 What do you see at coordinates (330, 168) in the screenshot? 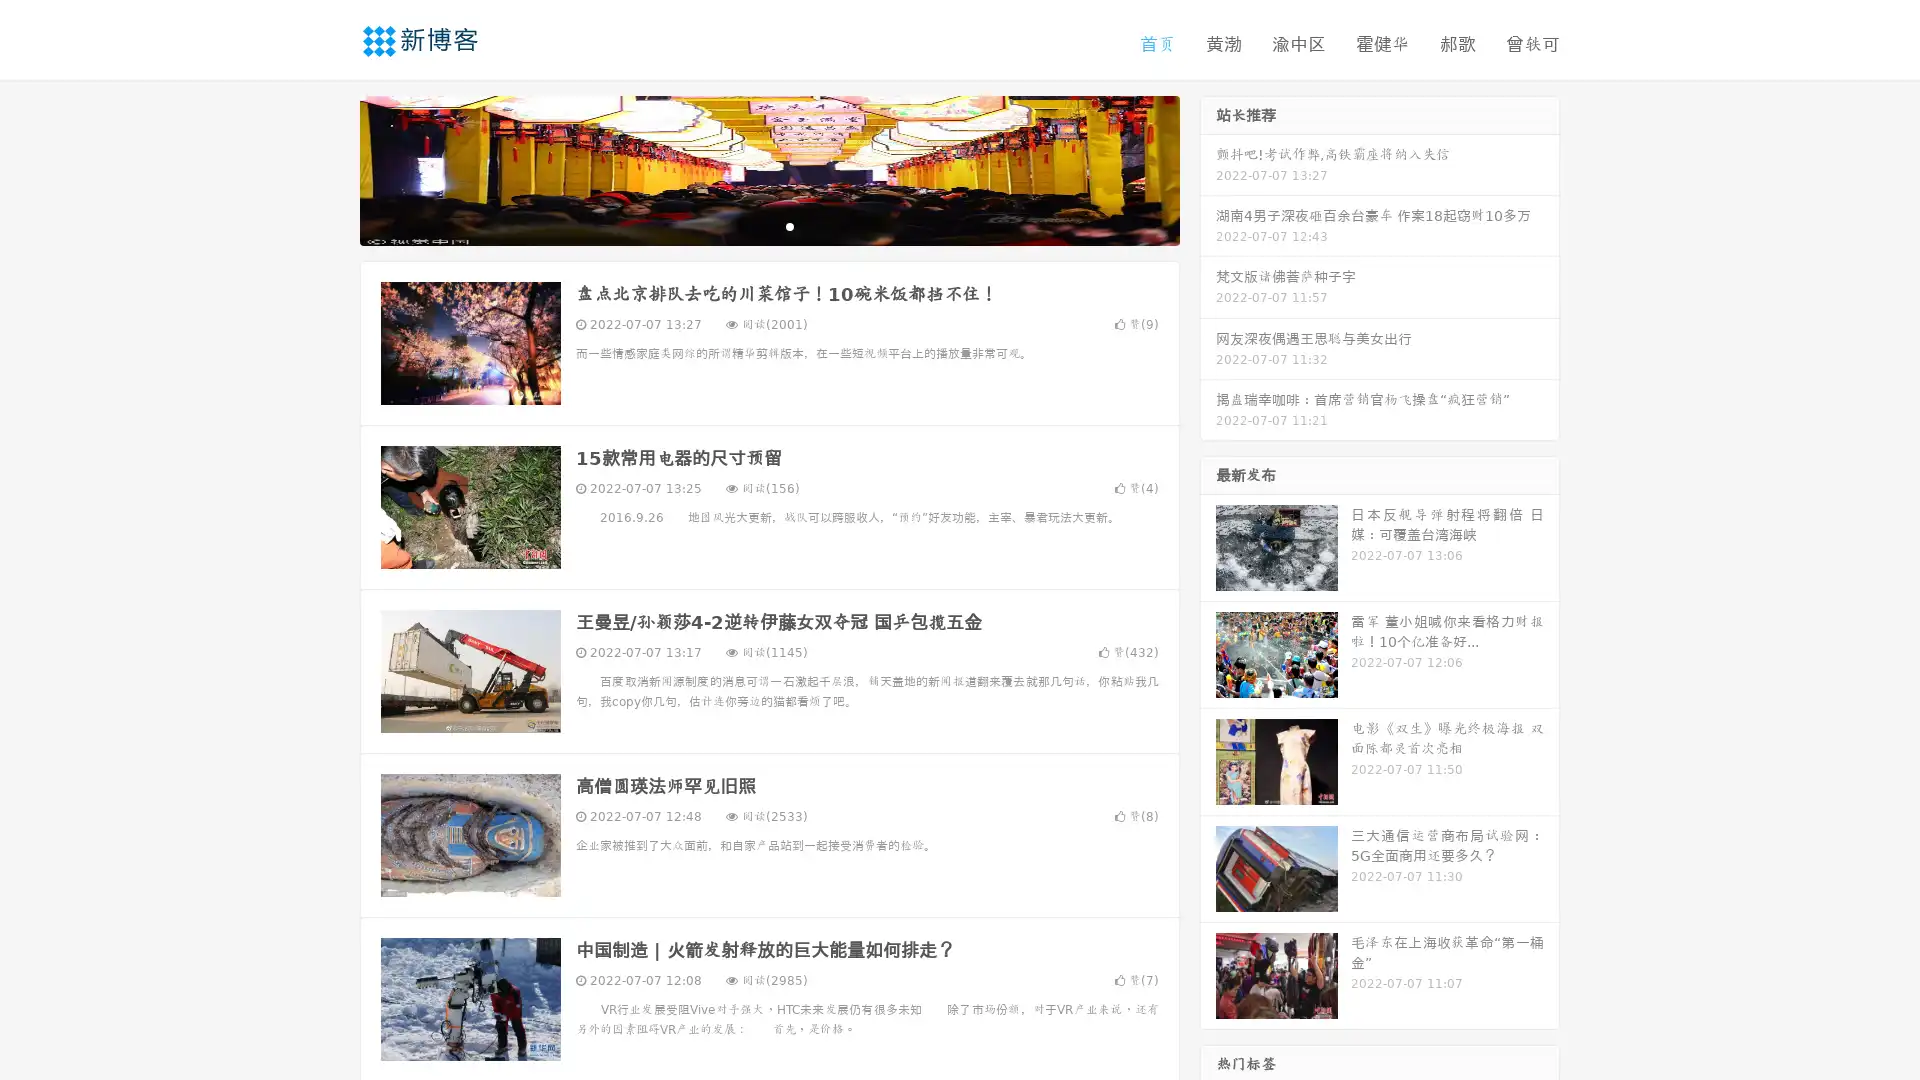
I see `Previous slide` at bounding box center [330, 168].